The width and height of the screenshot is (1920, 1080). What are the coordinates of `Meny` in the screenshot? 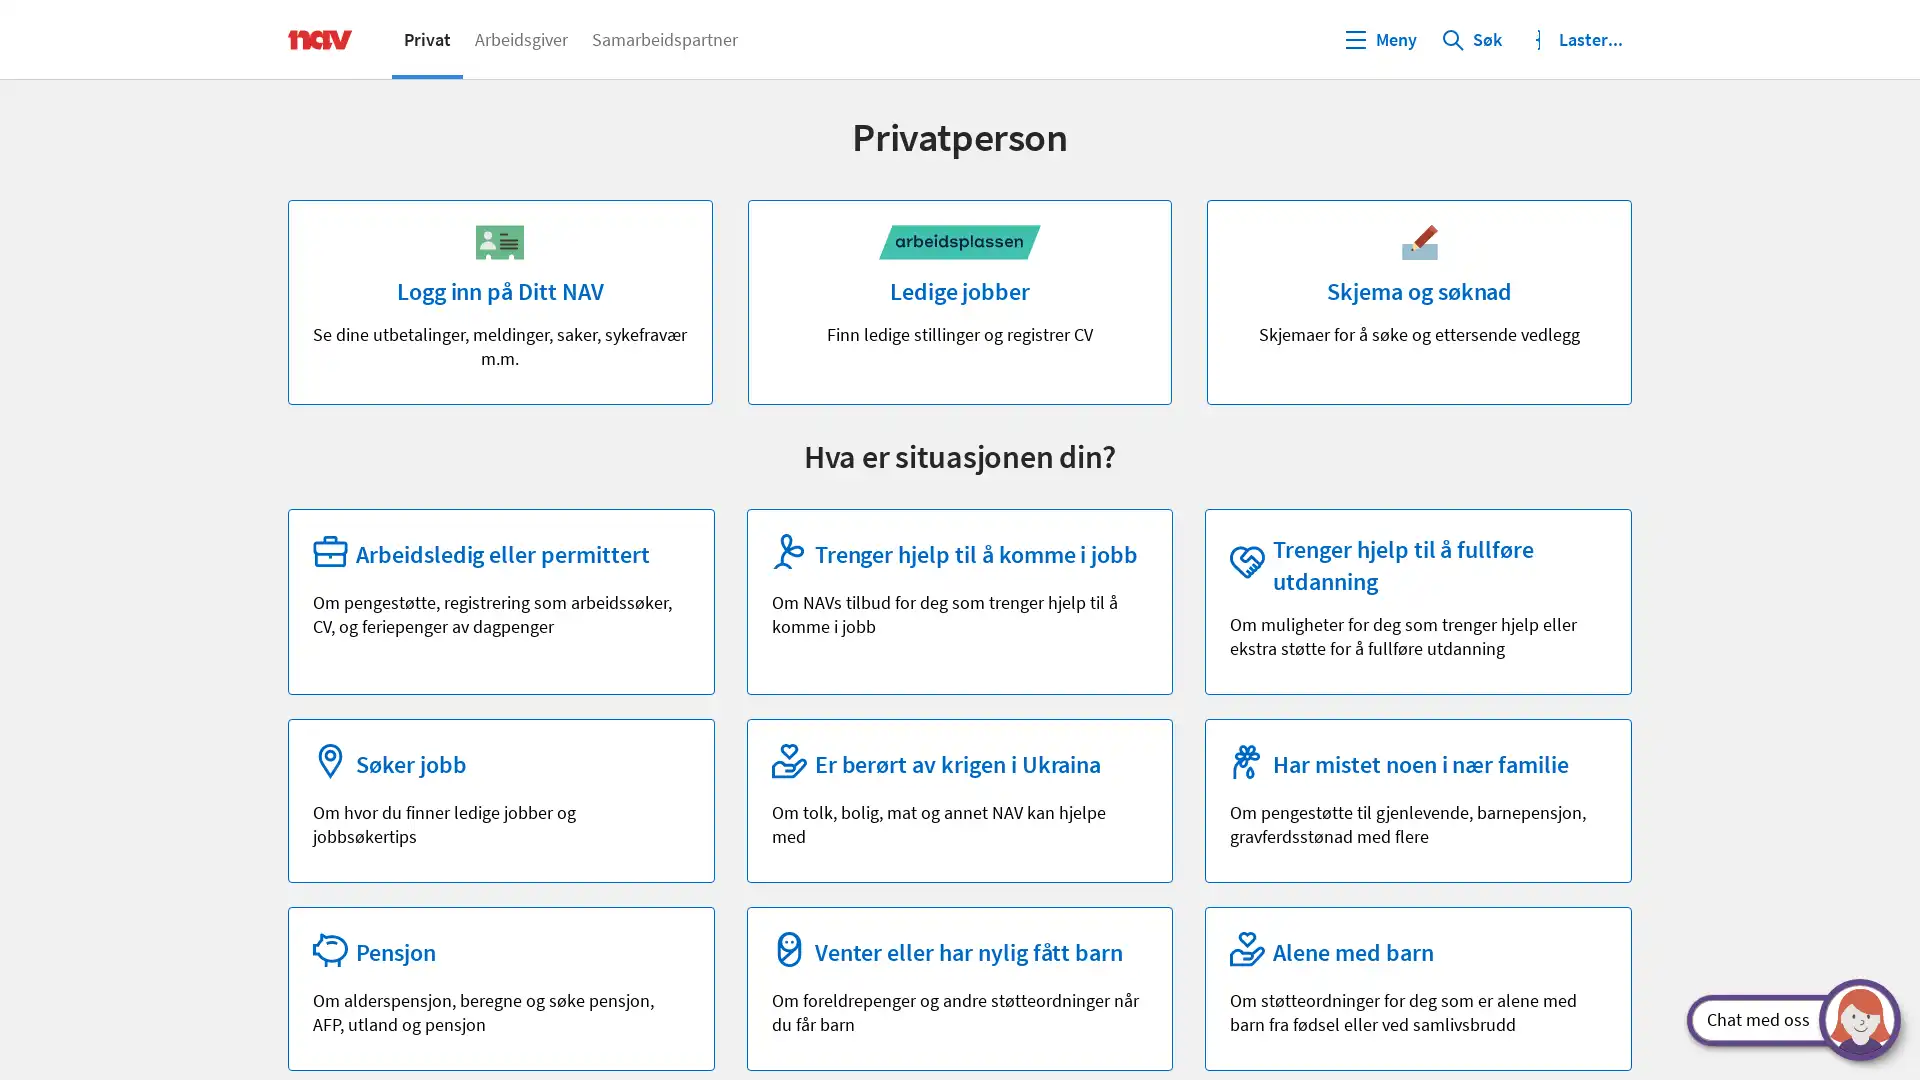 It's located at (1379, 38).